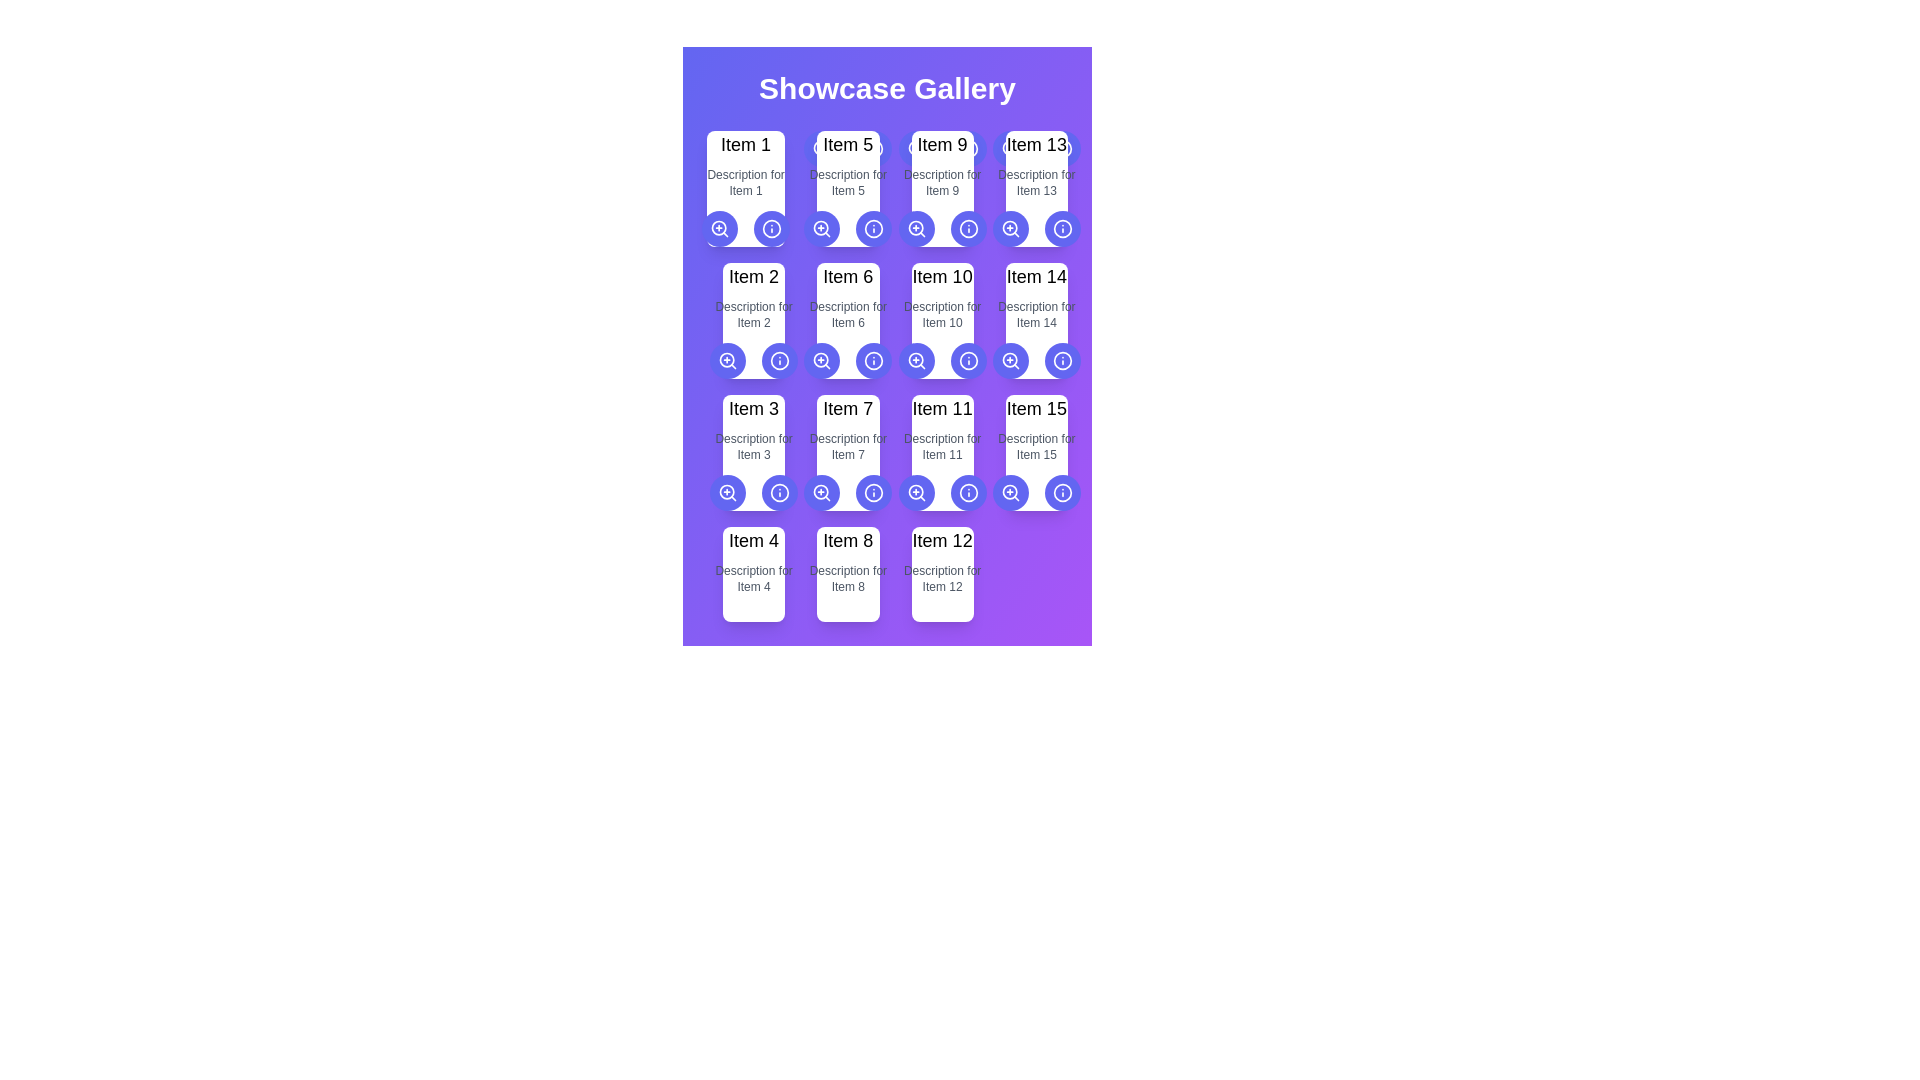  What do you see at coordinates (848, 452) in the screenshot?
I see `the Display card that presents the title and description of 'Item 7', located in the second row and third column of the grid layout` at bounding box center [848, 452].